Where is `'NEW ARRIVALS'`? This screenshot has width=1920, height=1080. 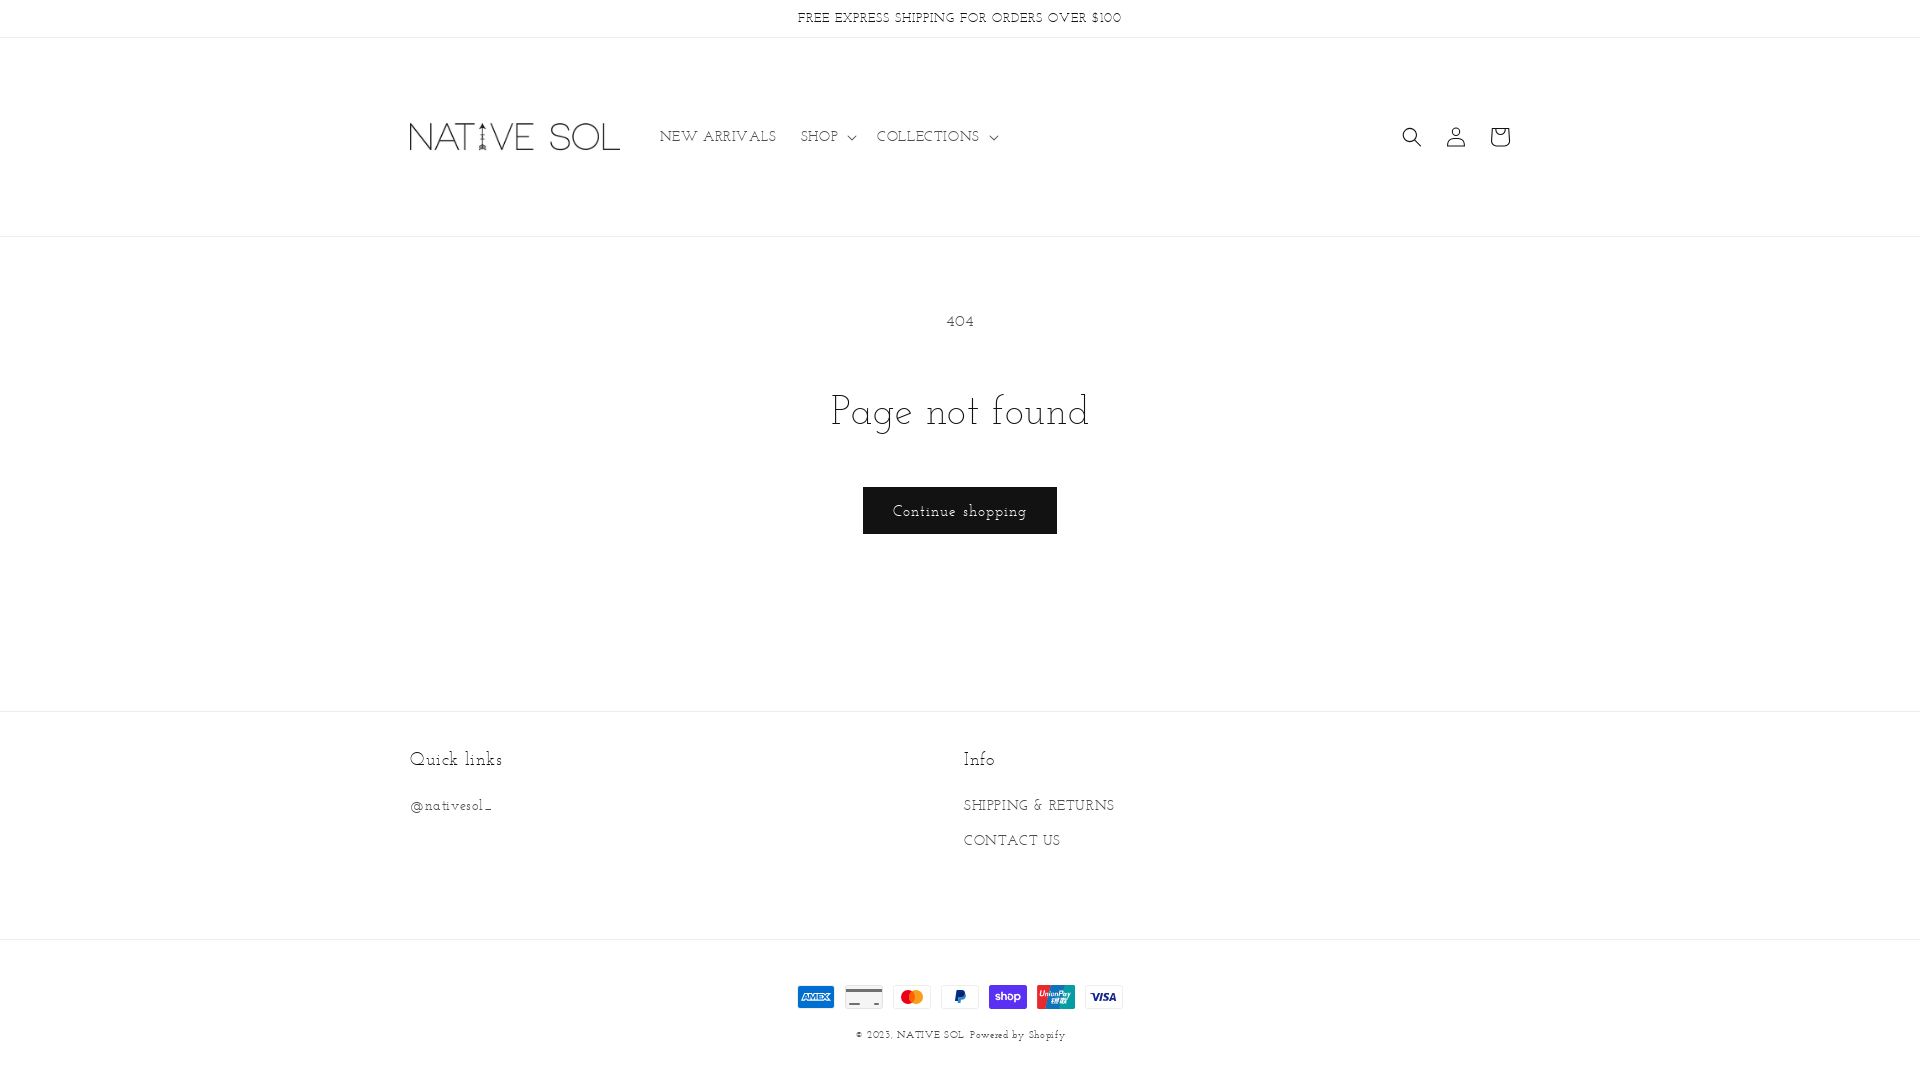
'NEW ARRIVALS' is located at coordinates (718, 136).